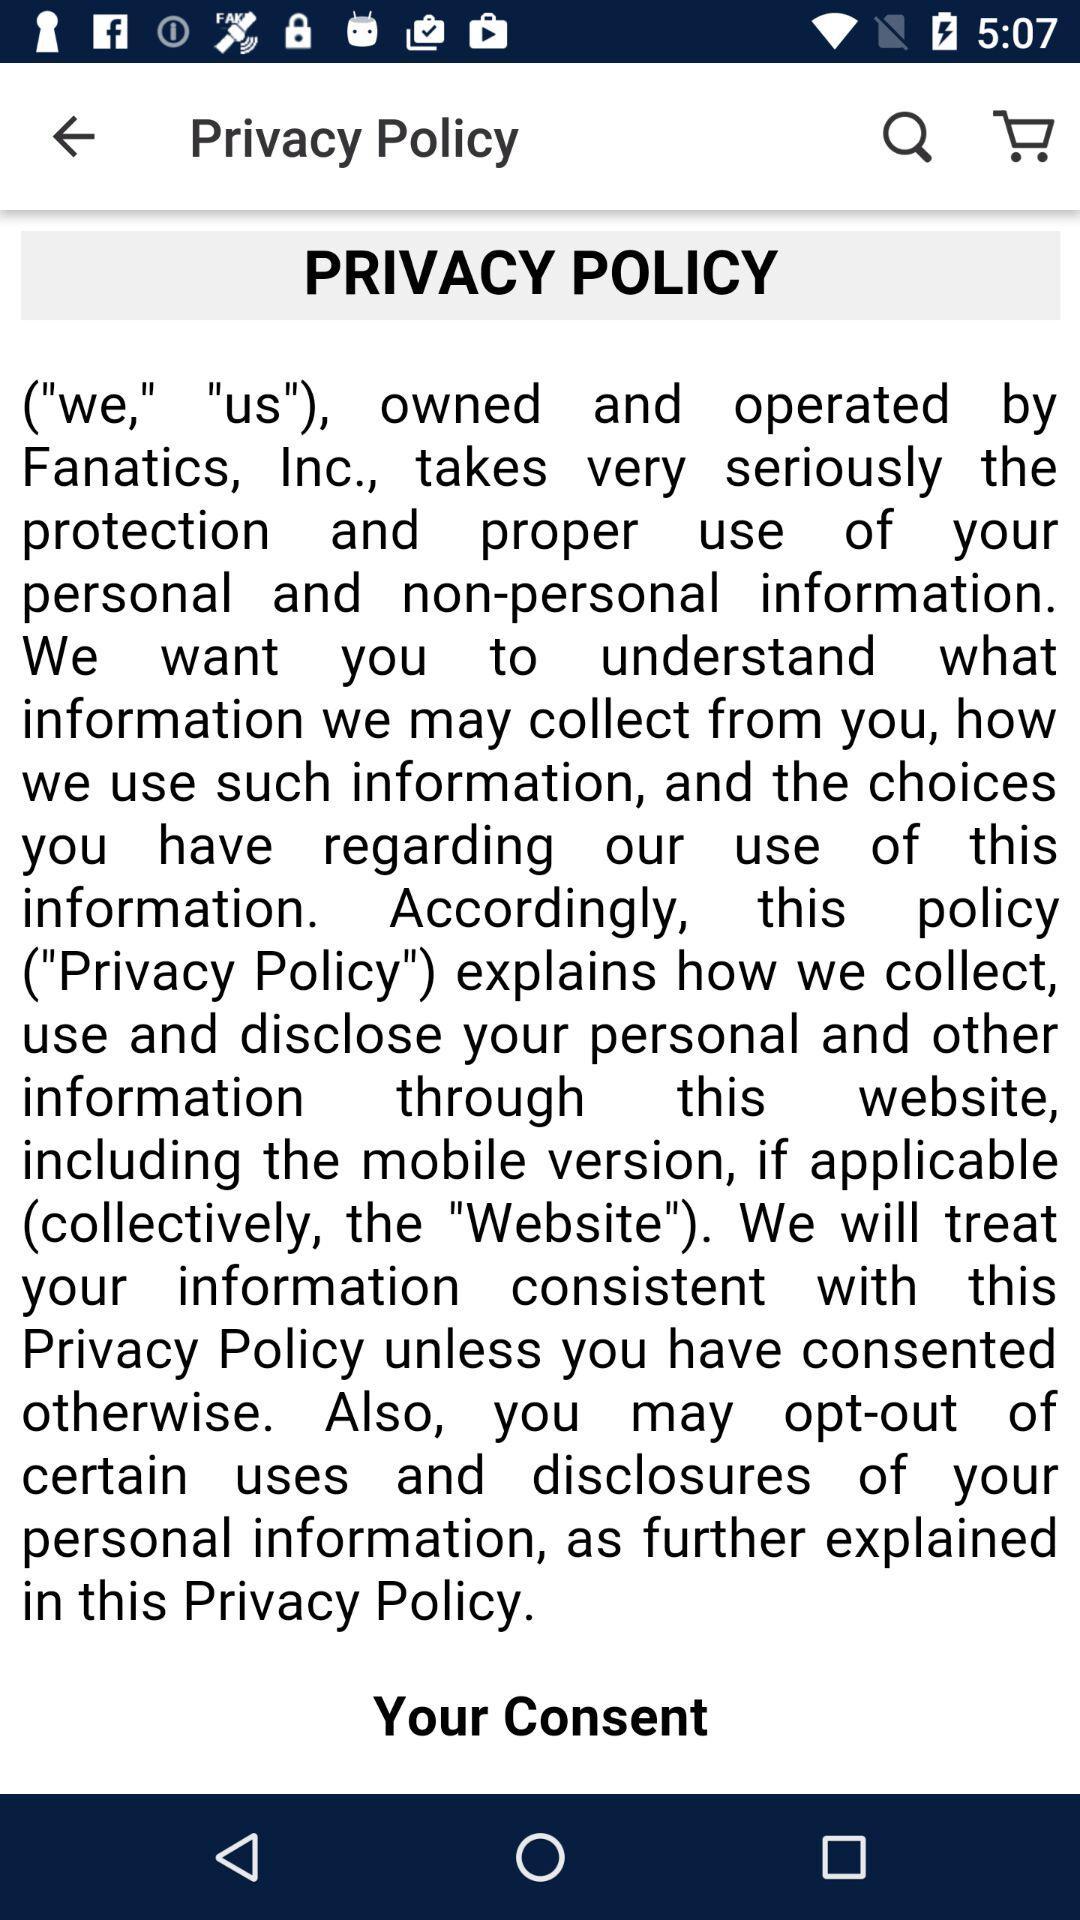  I want to click on read consent, so click(540, 1002).